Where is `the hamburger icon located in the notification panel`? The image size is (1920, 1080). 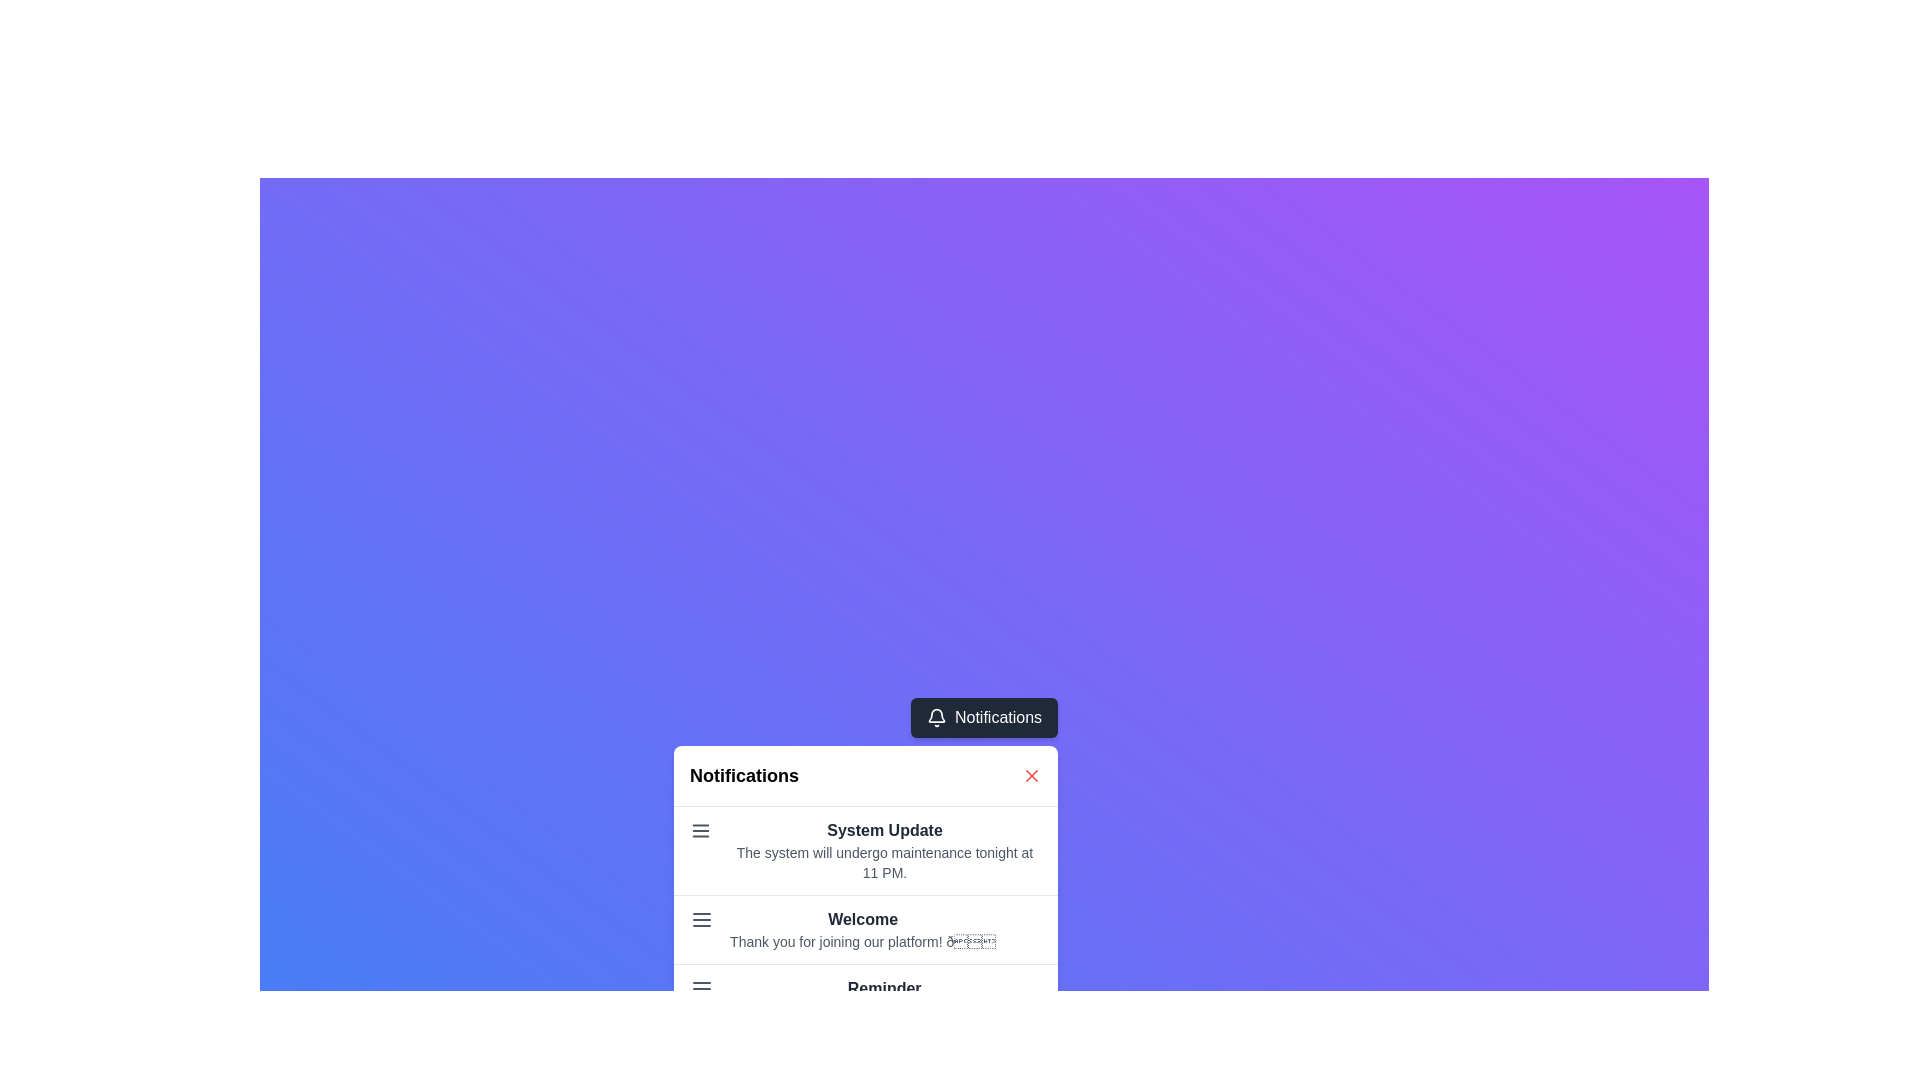 the hamburger icon located in the notification panel is located at coordinates (700, 830).